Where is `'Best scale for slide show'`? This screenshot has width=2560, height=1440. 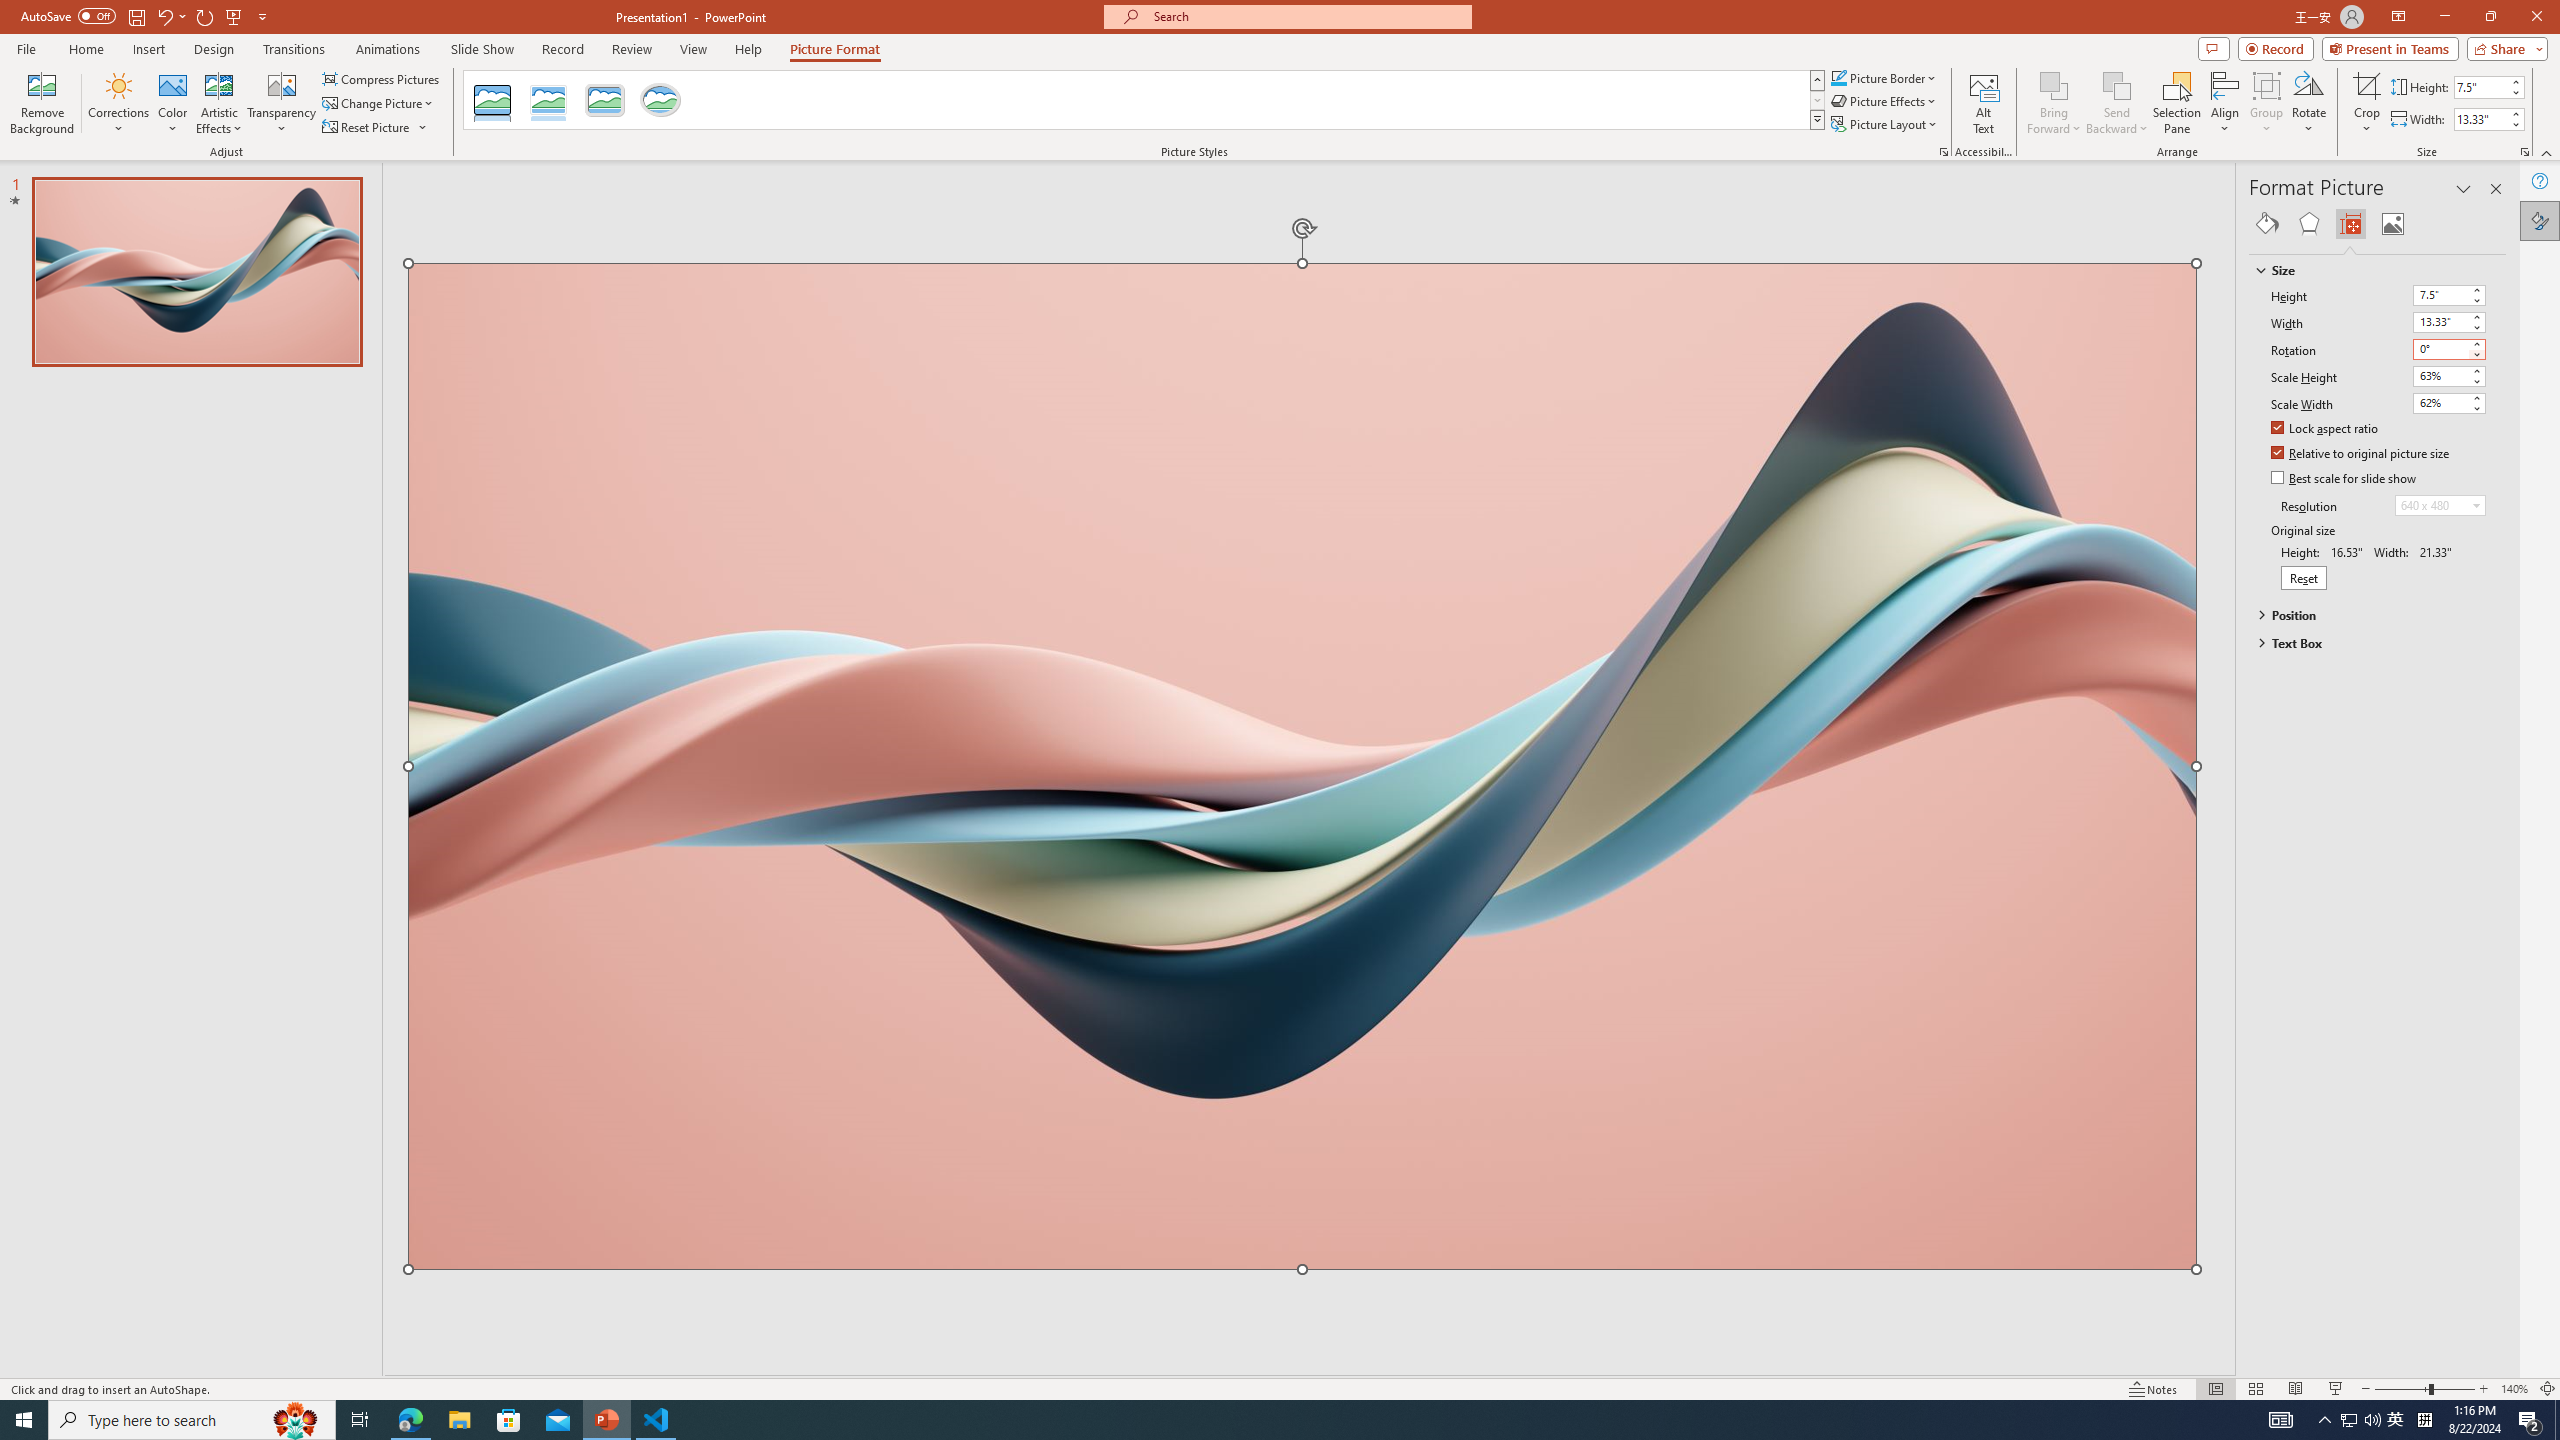
'Best scale for slide show' is located at coordinates (2343, 478).